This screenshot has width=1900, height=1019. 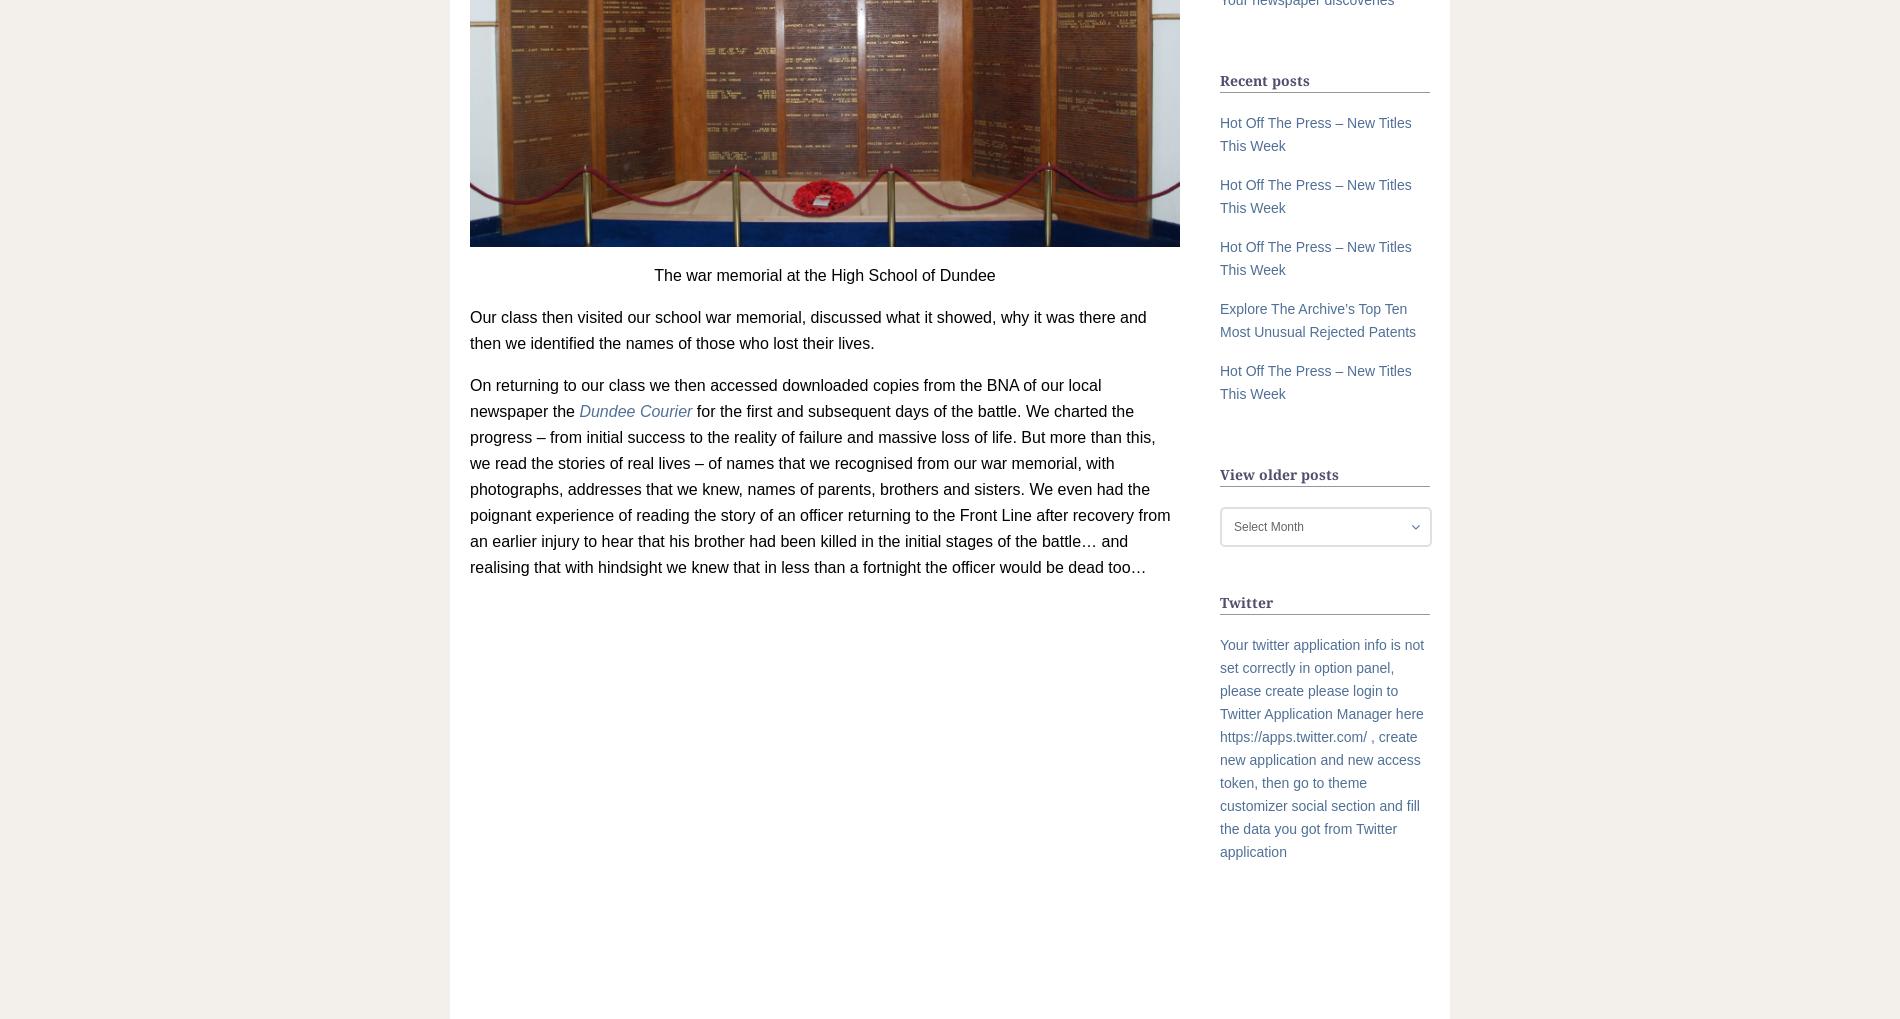 I want to click on 'Your twitter application info is not set correctly in option panel, please create please login to Twitter Application Manager here https://apps.twitter.com/ , create new application and new access token, then go to theme customizer social section and fill the data you got from Twitter application', so click(x=1218, y=747).